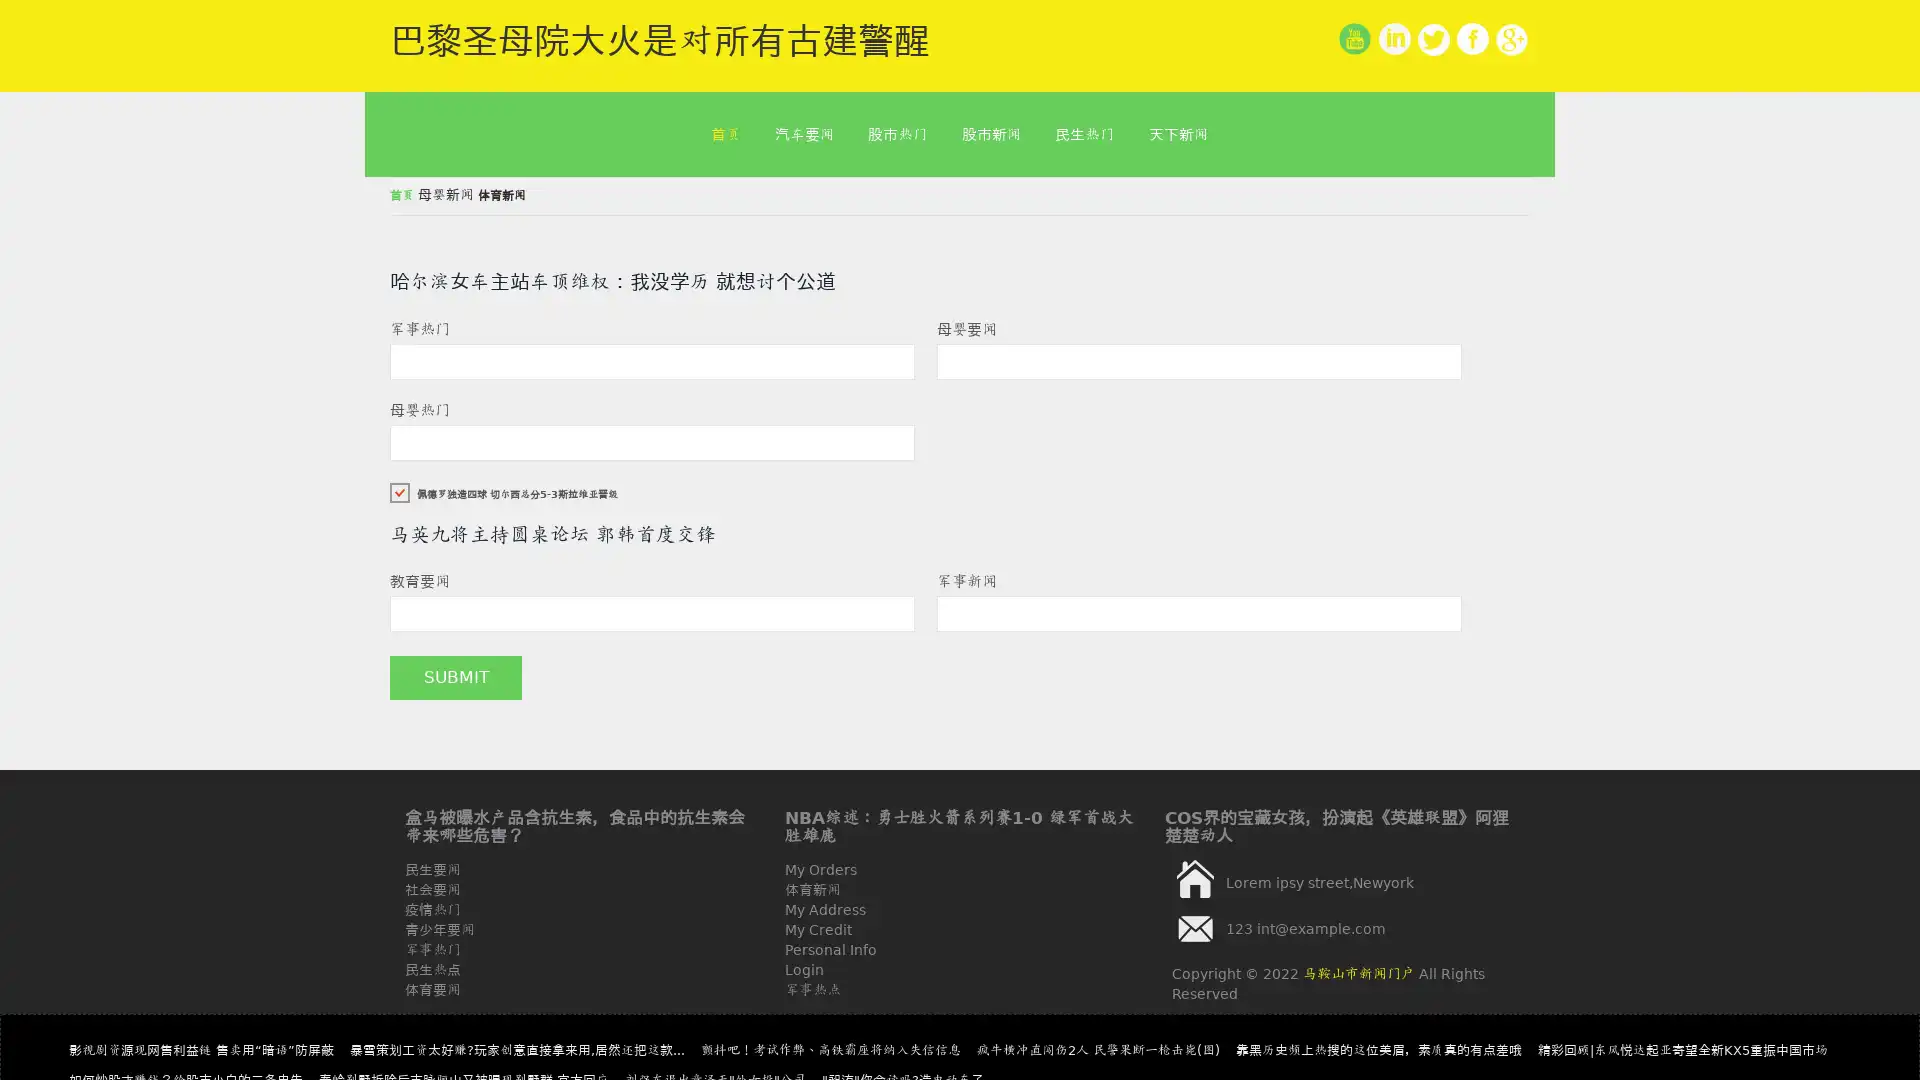  What do you see at coordinates (455, 677) in the screenshot?
I see `submit` at bounding box center [455, 677].